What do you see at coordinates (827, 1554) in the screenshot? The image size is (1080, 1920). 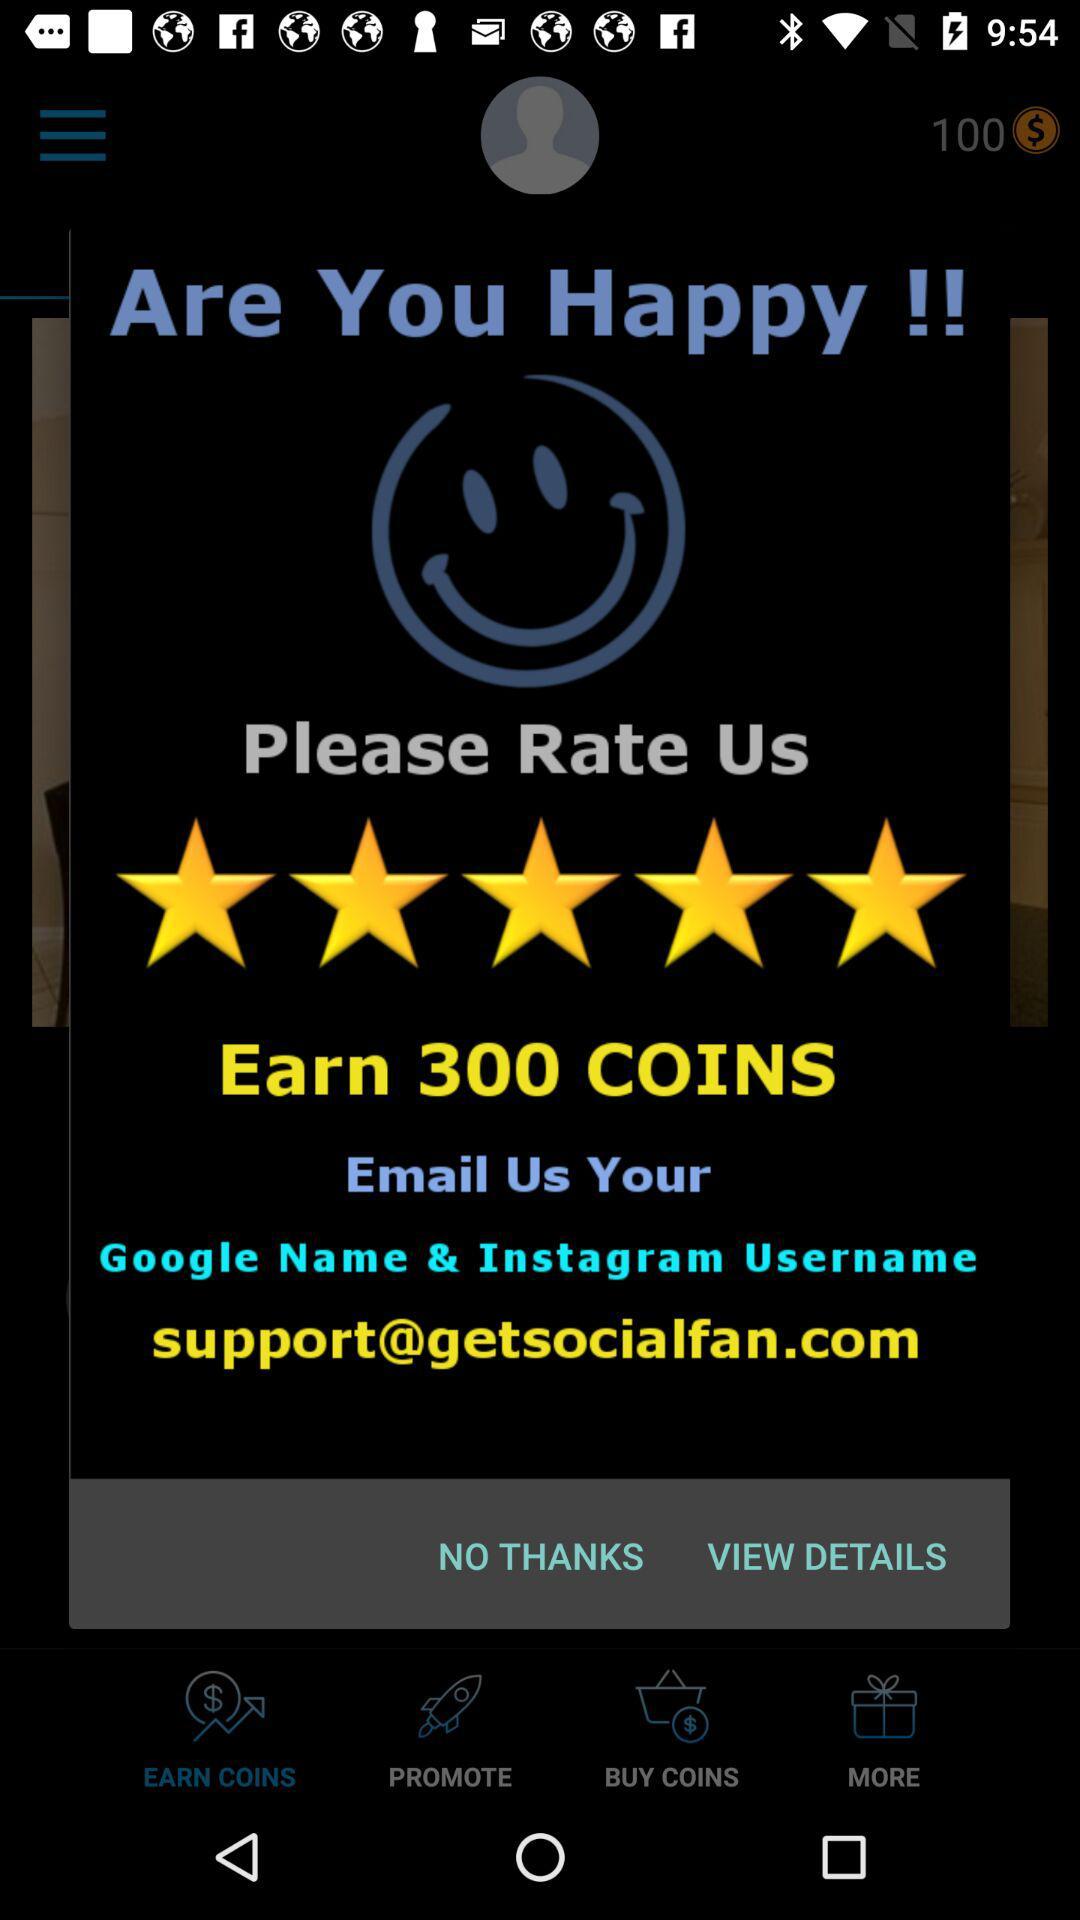 I see `the view details at the bottom right corner` at bounding box center [827, 1554].